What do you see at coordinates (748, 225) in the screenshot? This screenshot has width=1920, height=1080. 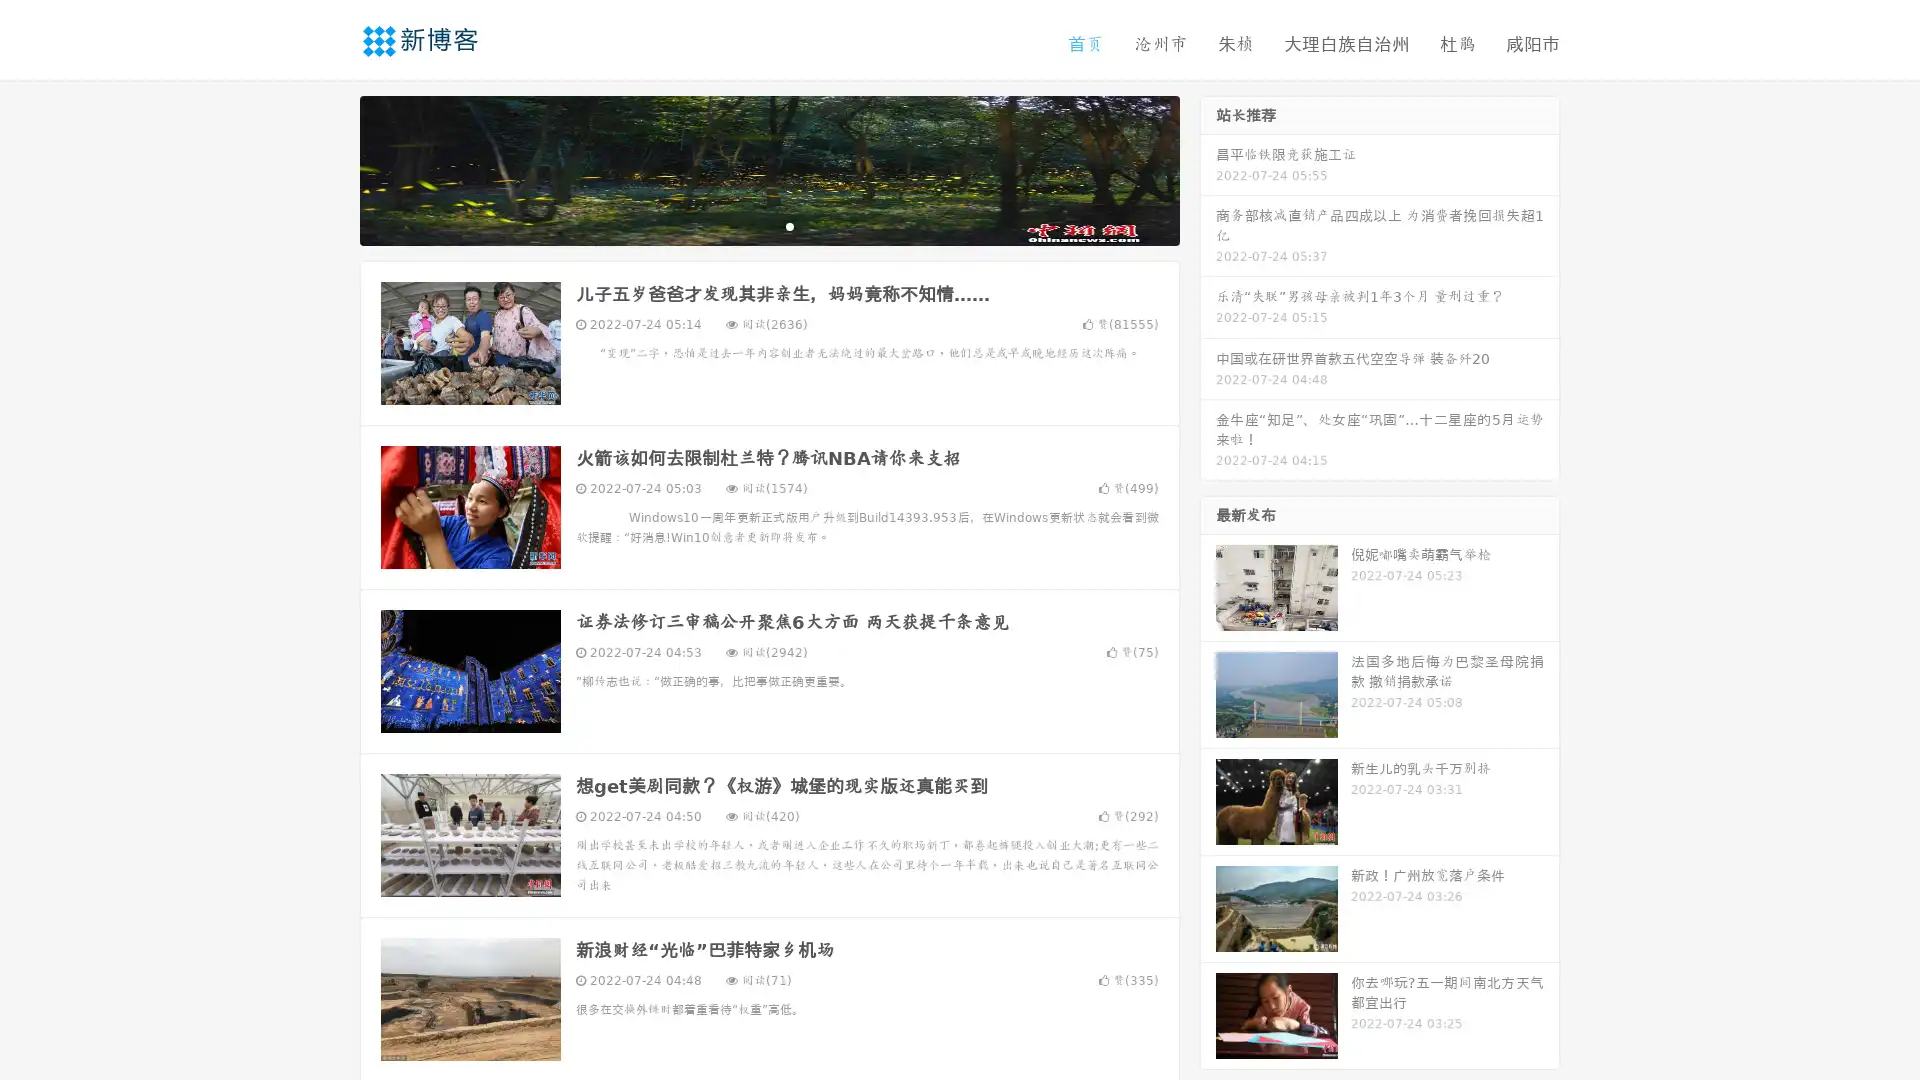 I see `Go to slide 1` at bounding box center [748, 225].